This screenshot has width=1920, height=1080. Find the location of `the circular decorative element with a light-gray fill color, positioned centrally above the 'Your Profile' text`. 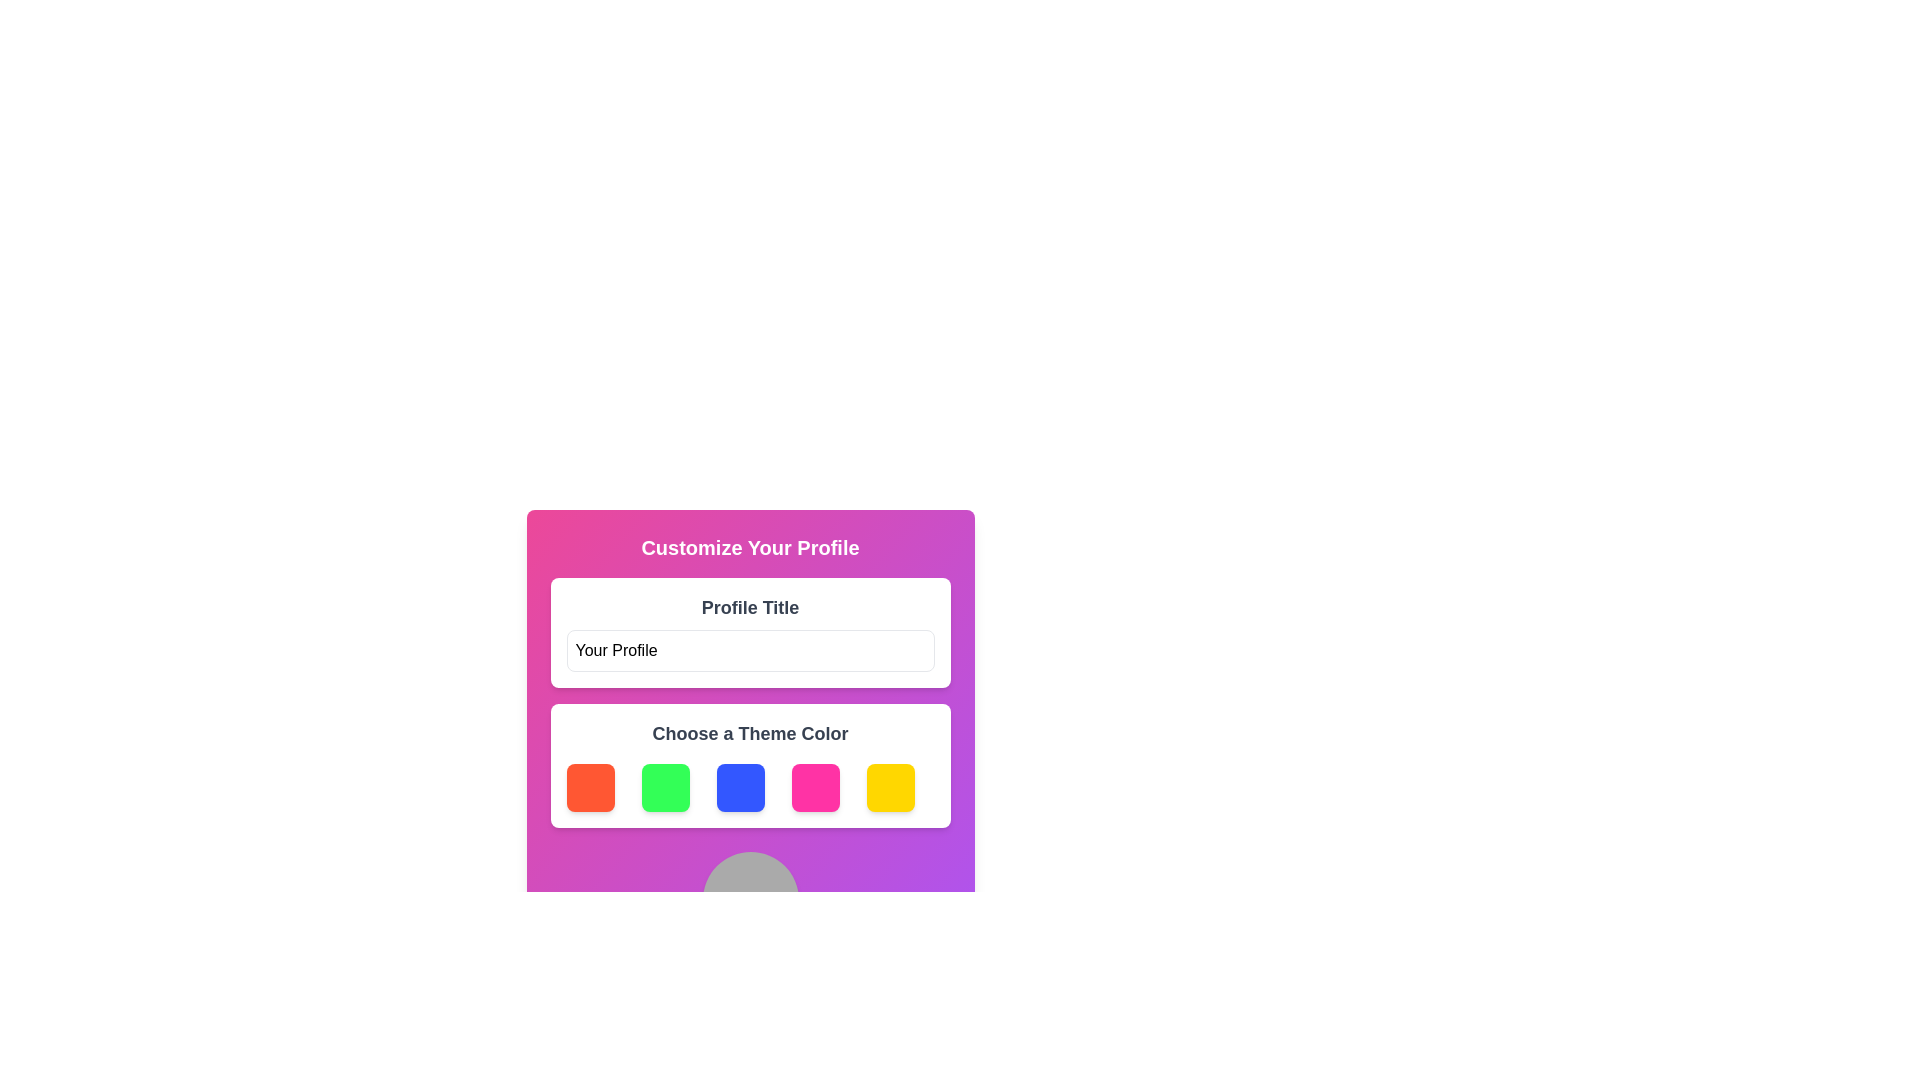

the circular decorative element with a light-gray fill color, positioned centrally above the 'Your Profile' text is located at coordinates (749, 898).